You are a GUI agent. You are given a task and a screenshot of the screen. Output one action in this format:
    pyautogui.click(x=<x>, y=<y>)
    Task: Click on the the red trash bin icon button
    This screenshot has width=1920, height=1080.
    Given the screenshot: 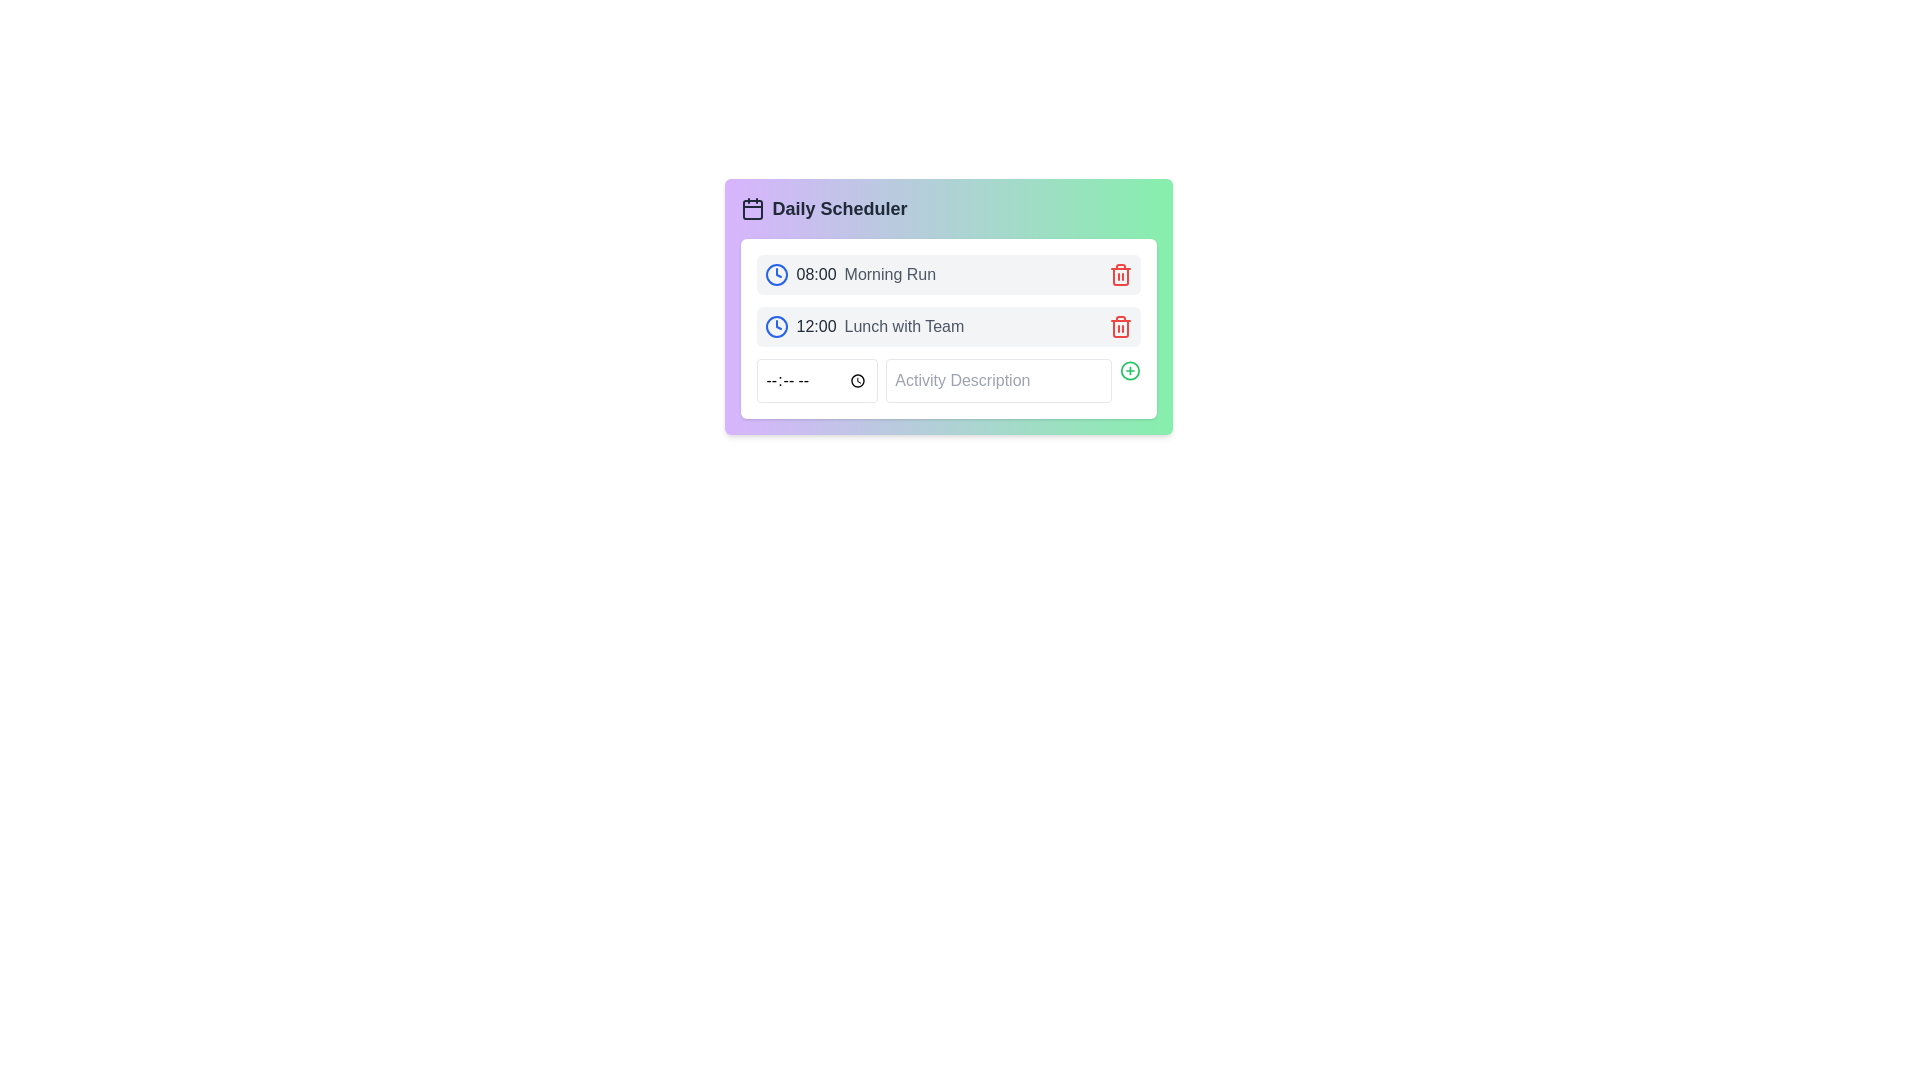 What is the action you would take?
    pyautogui.click(x=1120, y=277)
    